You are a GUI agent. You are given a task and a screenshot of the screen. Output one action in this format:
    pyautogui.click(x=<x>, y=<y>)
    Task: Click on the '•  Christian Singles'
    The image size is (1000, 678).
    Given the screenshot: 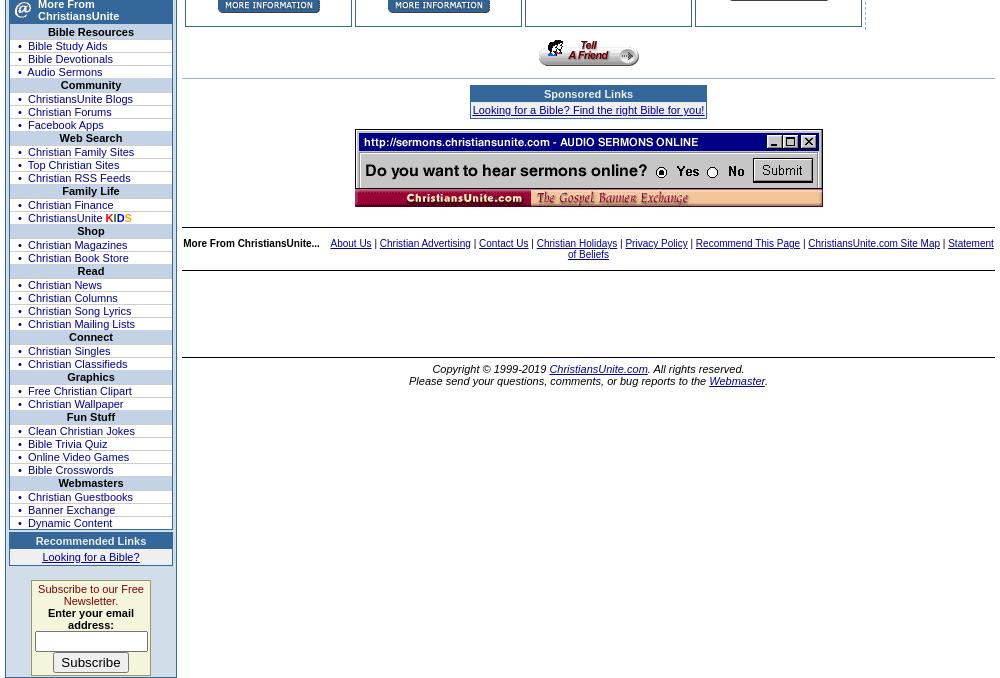 What is the action you would take?
    pyautogui.click(x=18, y=348)
    